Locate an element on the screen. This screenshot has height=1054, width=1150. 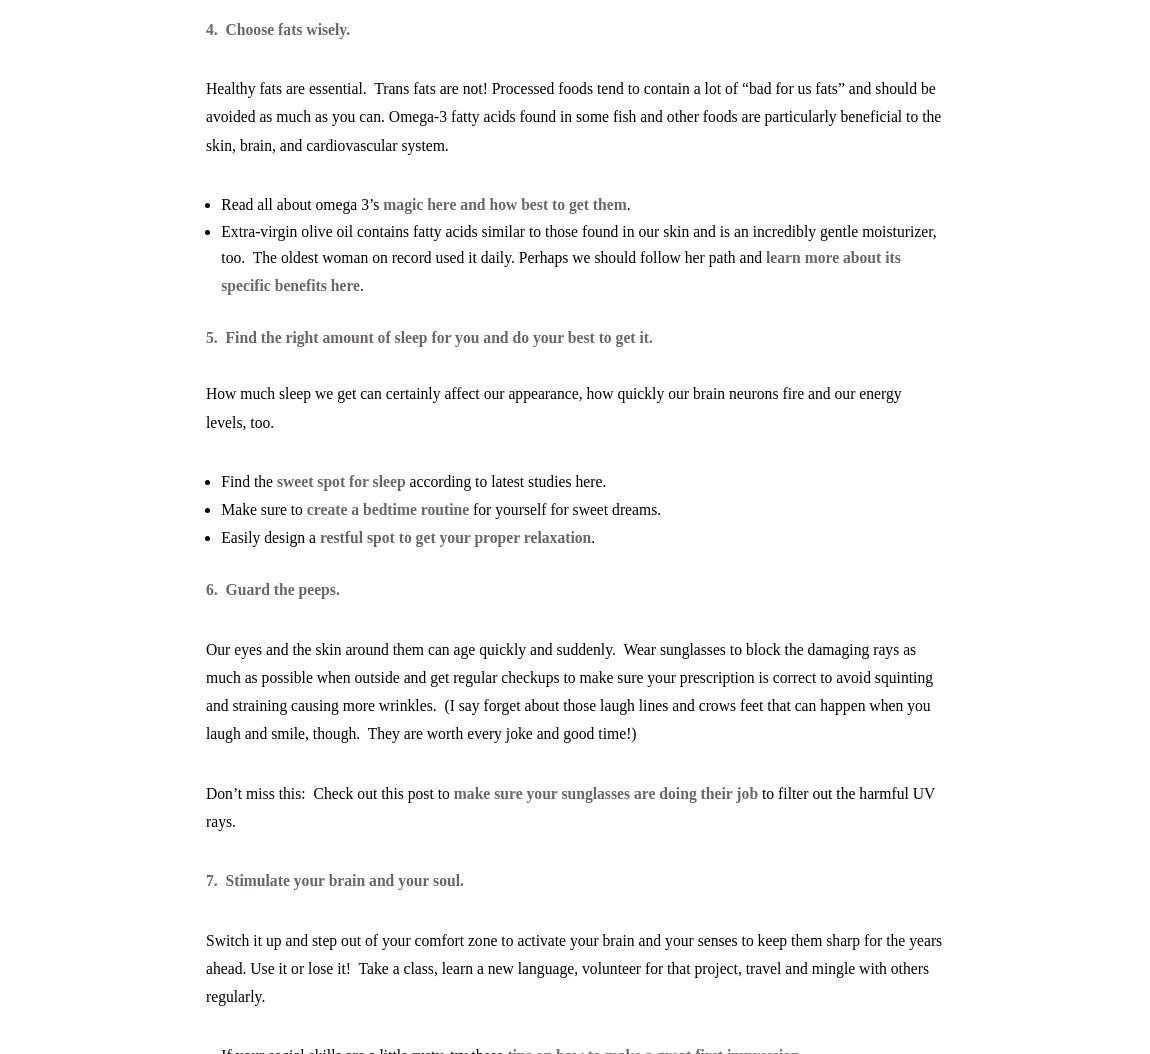
'6.  Guard the peeps.' is located at coordinates (270, 588).